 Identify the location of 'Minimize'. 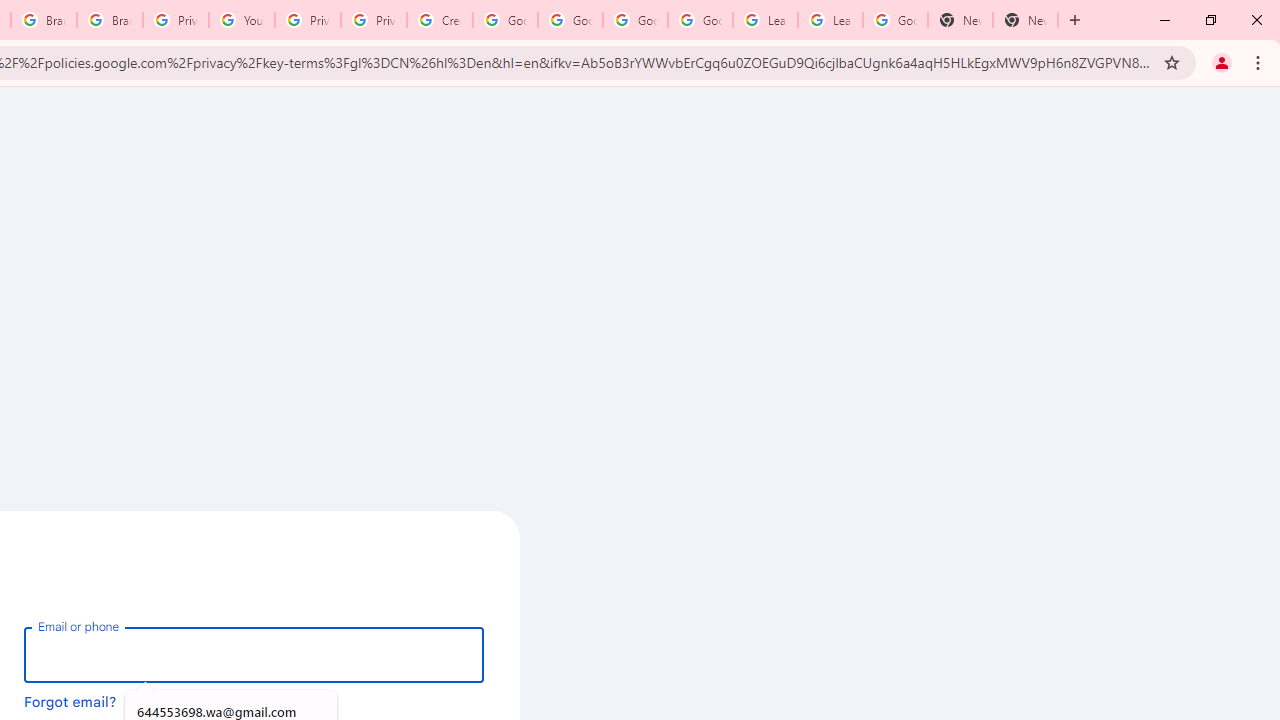
(1165, 20).